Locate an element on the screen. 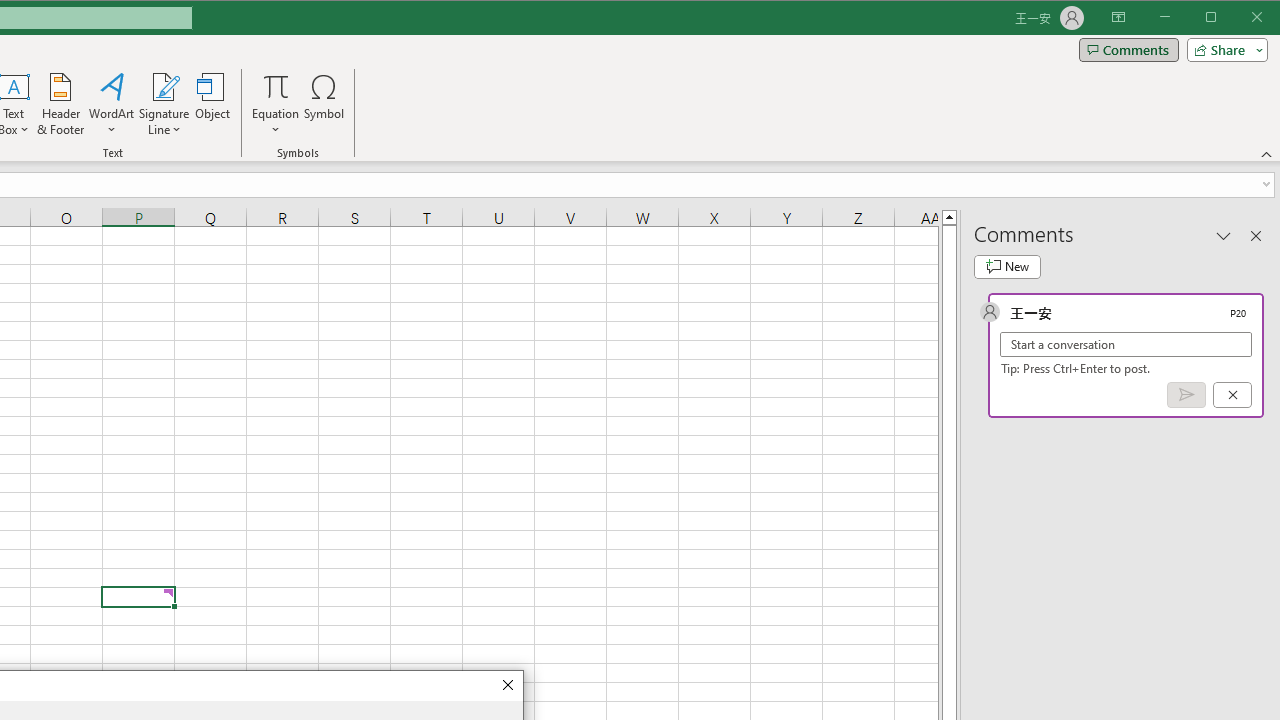 This screenshot has width=1280, height=720. 'Ribbon Display Options' is located at coordinates (1117, 18).